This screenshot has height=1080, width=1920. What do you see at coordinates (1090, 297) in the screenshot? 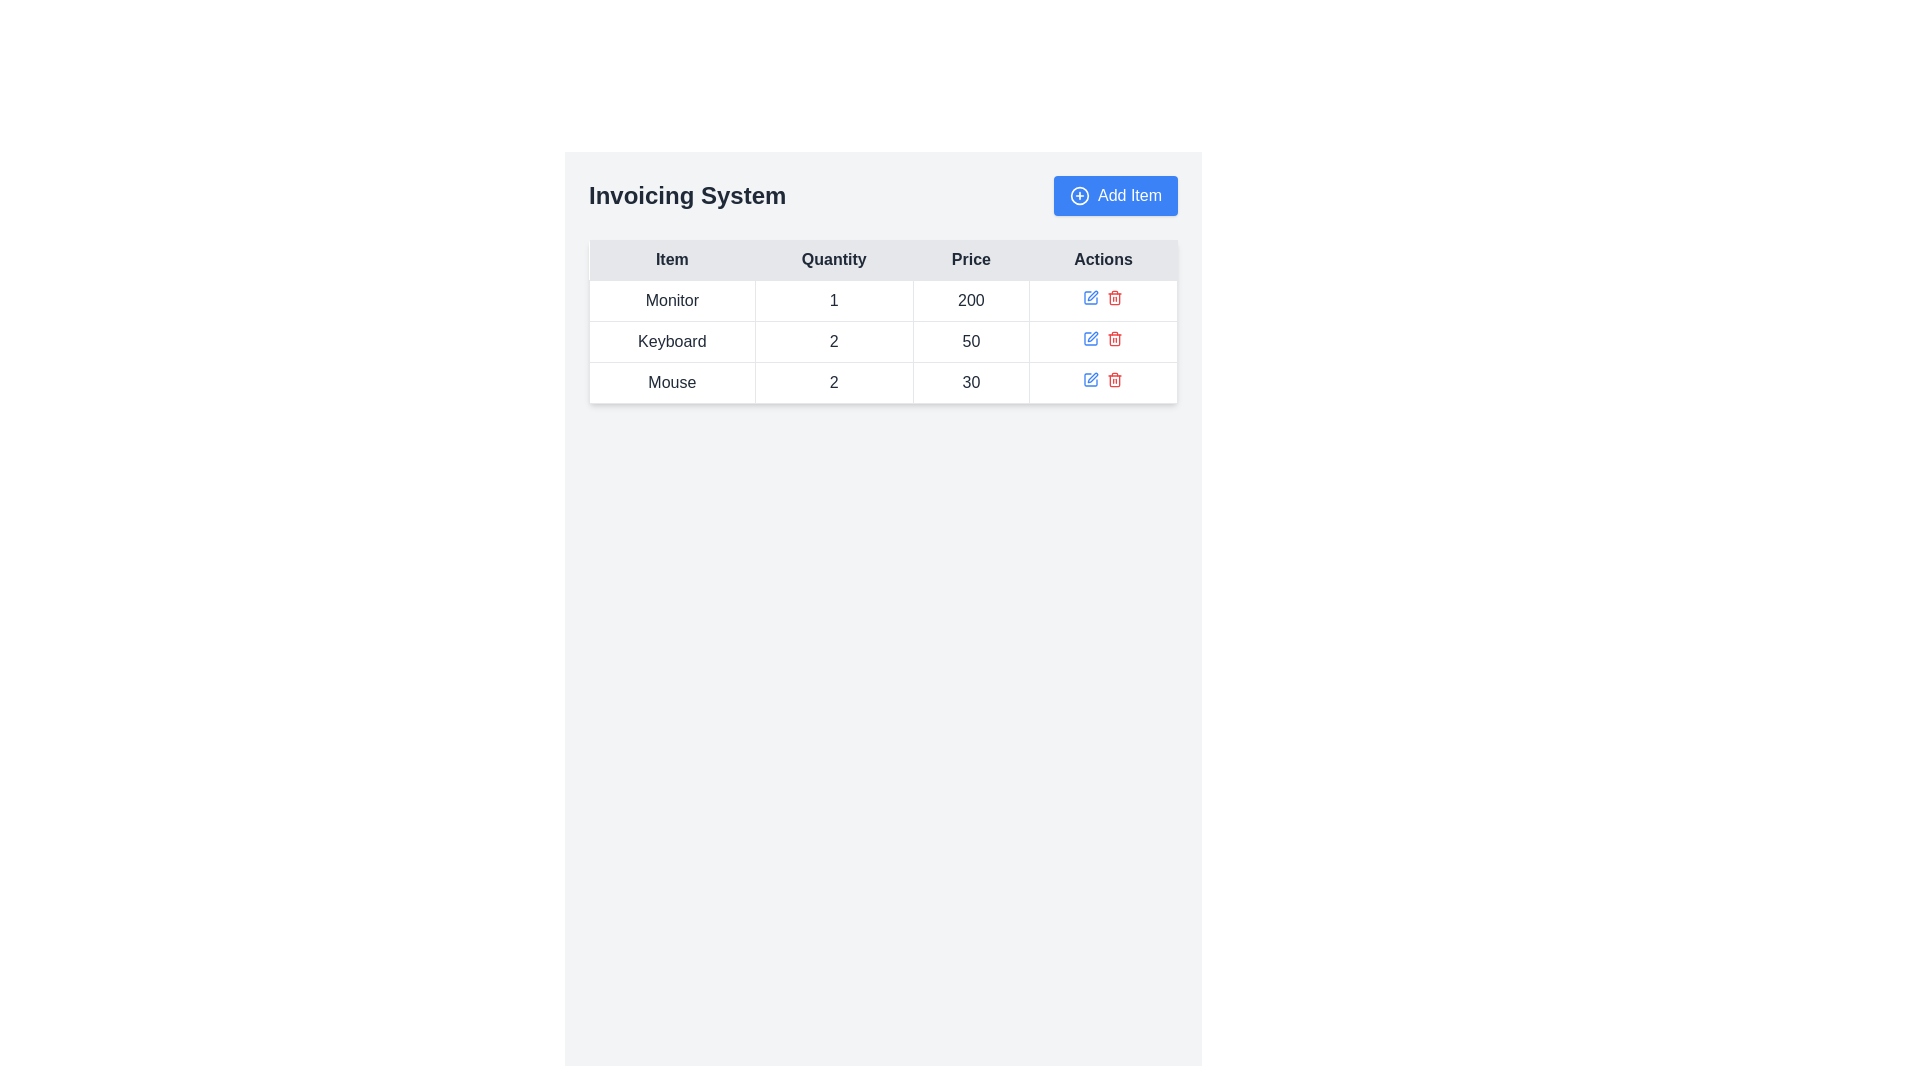
I see `the first action icon in the 'Actions' column of the table row for the 'Monitor' item` at bounding box center [1090, 297].